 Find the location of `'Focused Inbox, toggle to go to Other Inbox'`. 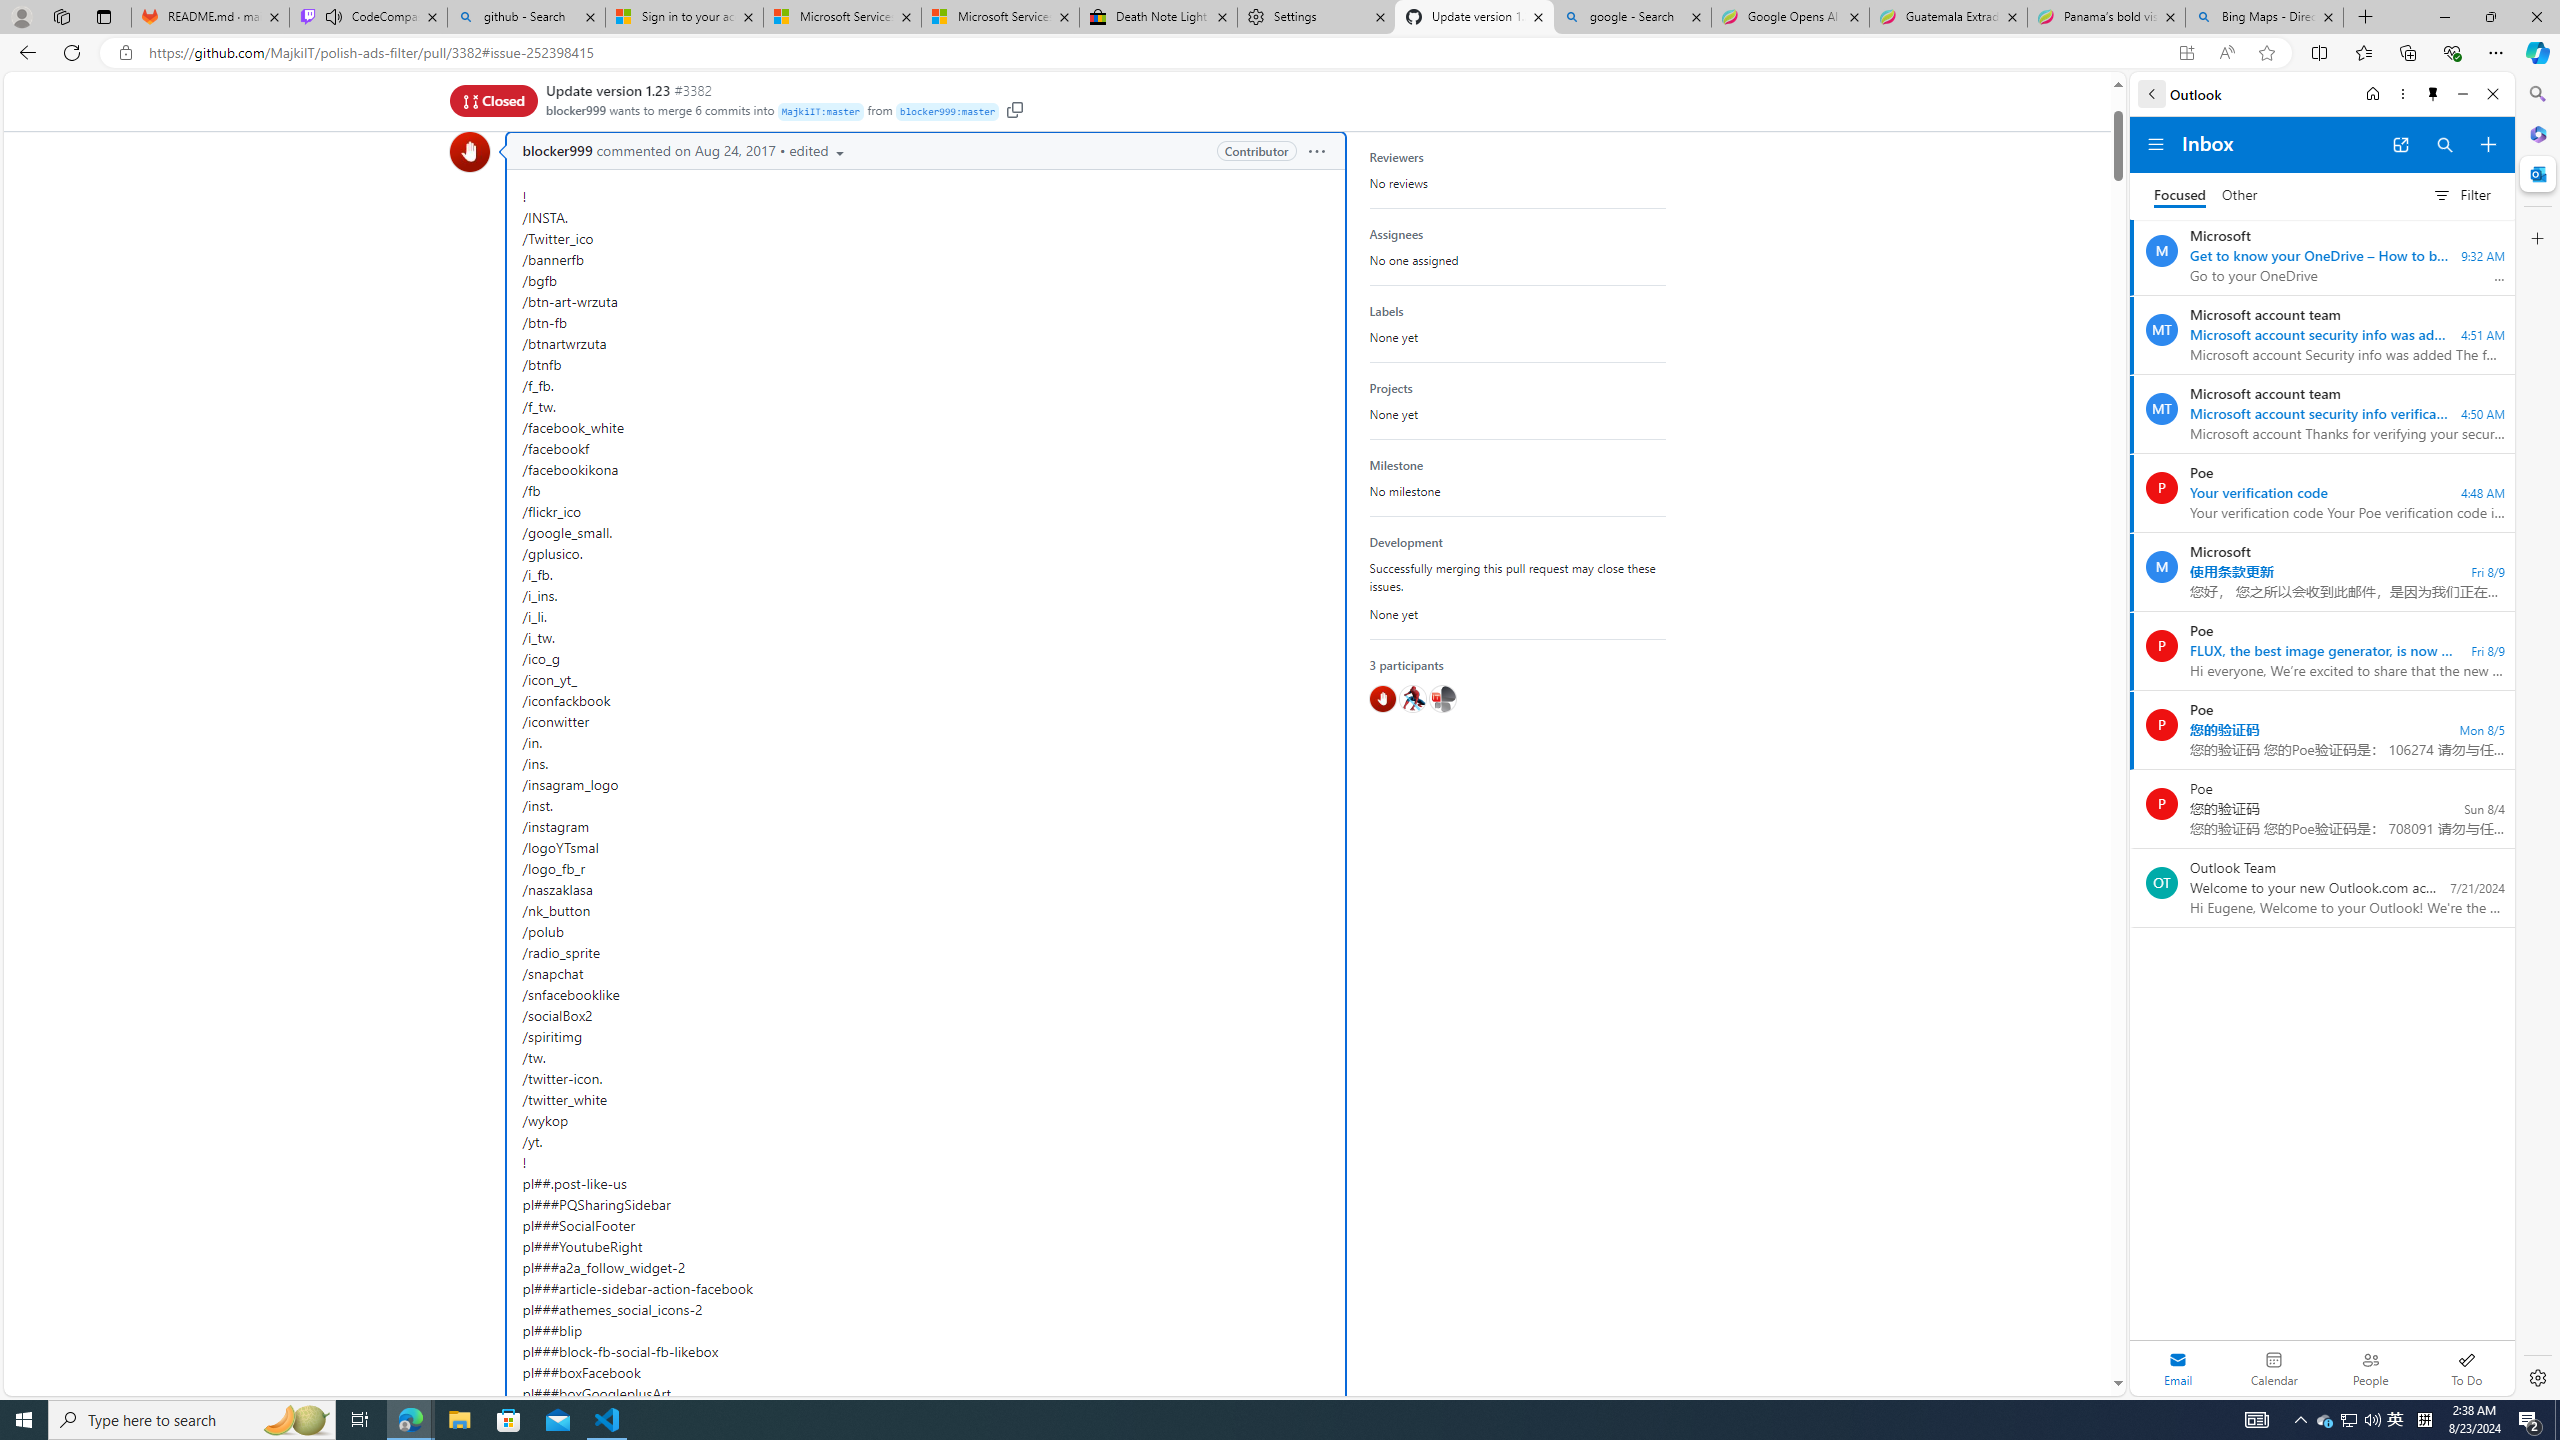

'Focused Inbox, toggle to go to Other Inbox' is located at coordinates (2205, 195).